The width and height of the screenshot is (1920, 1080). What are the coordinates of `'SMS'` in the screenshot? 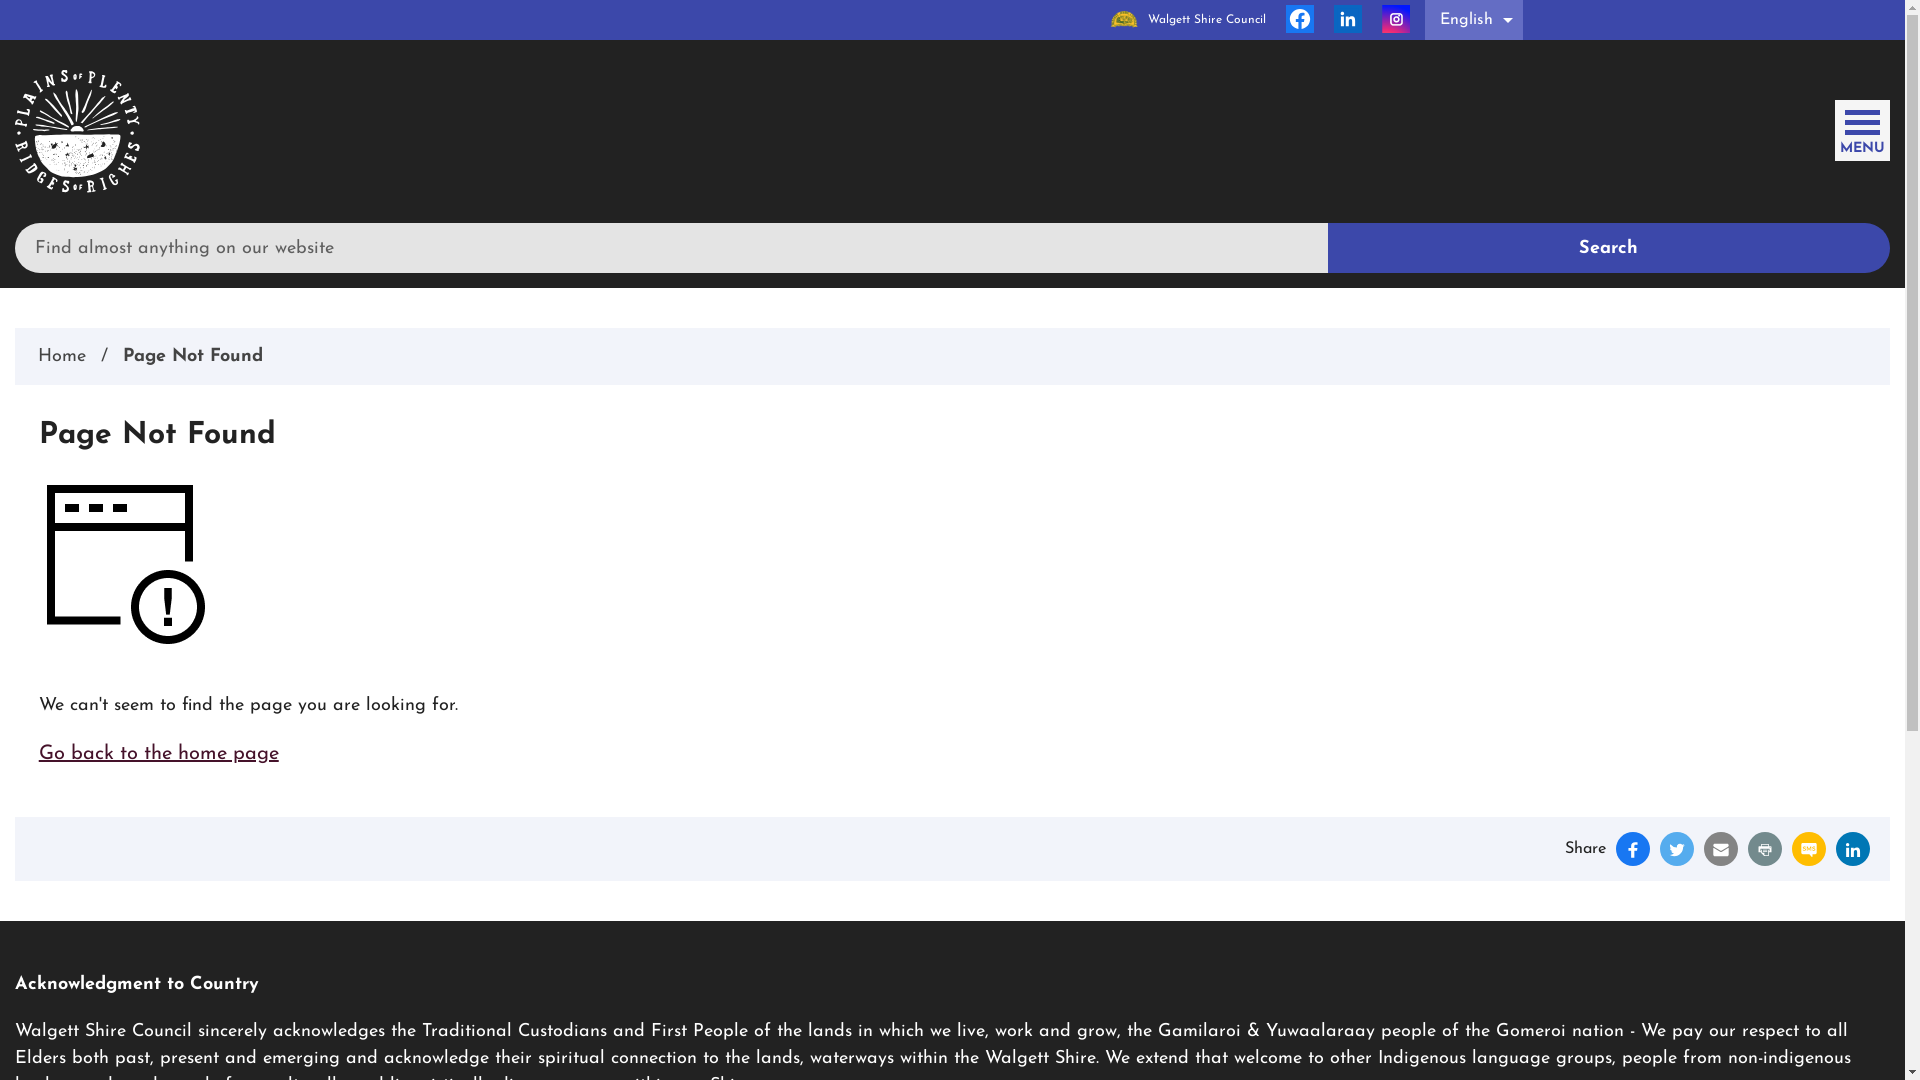 It's located at (1809, 848).